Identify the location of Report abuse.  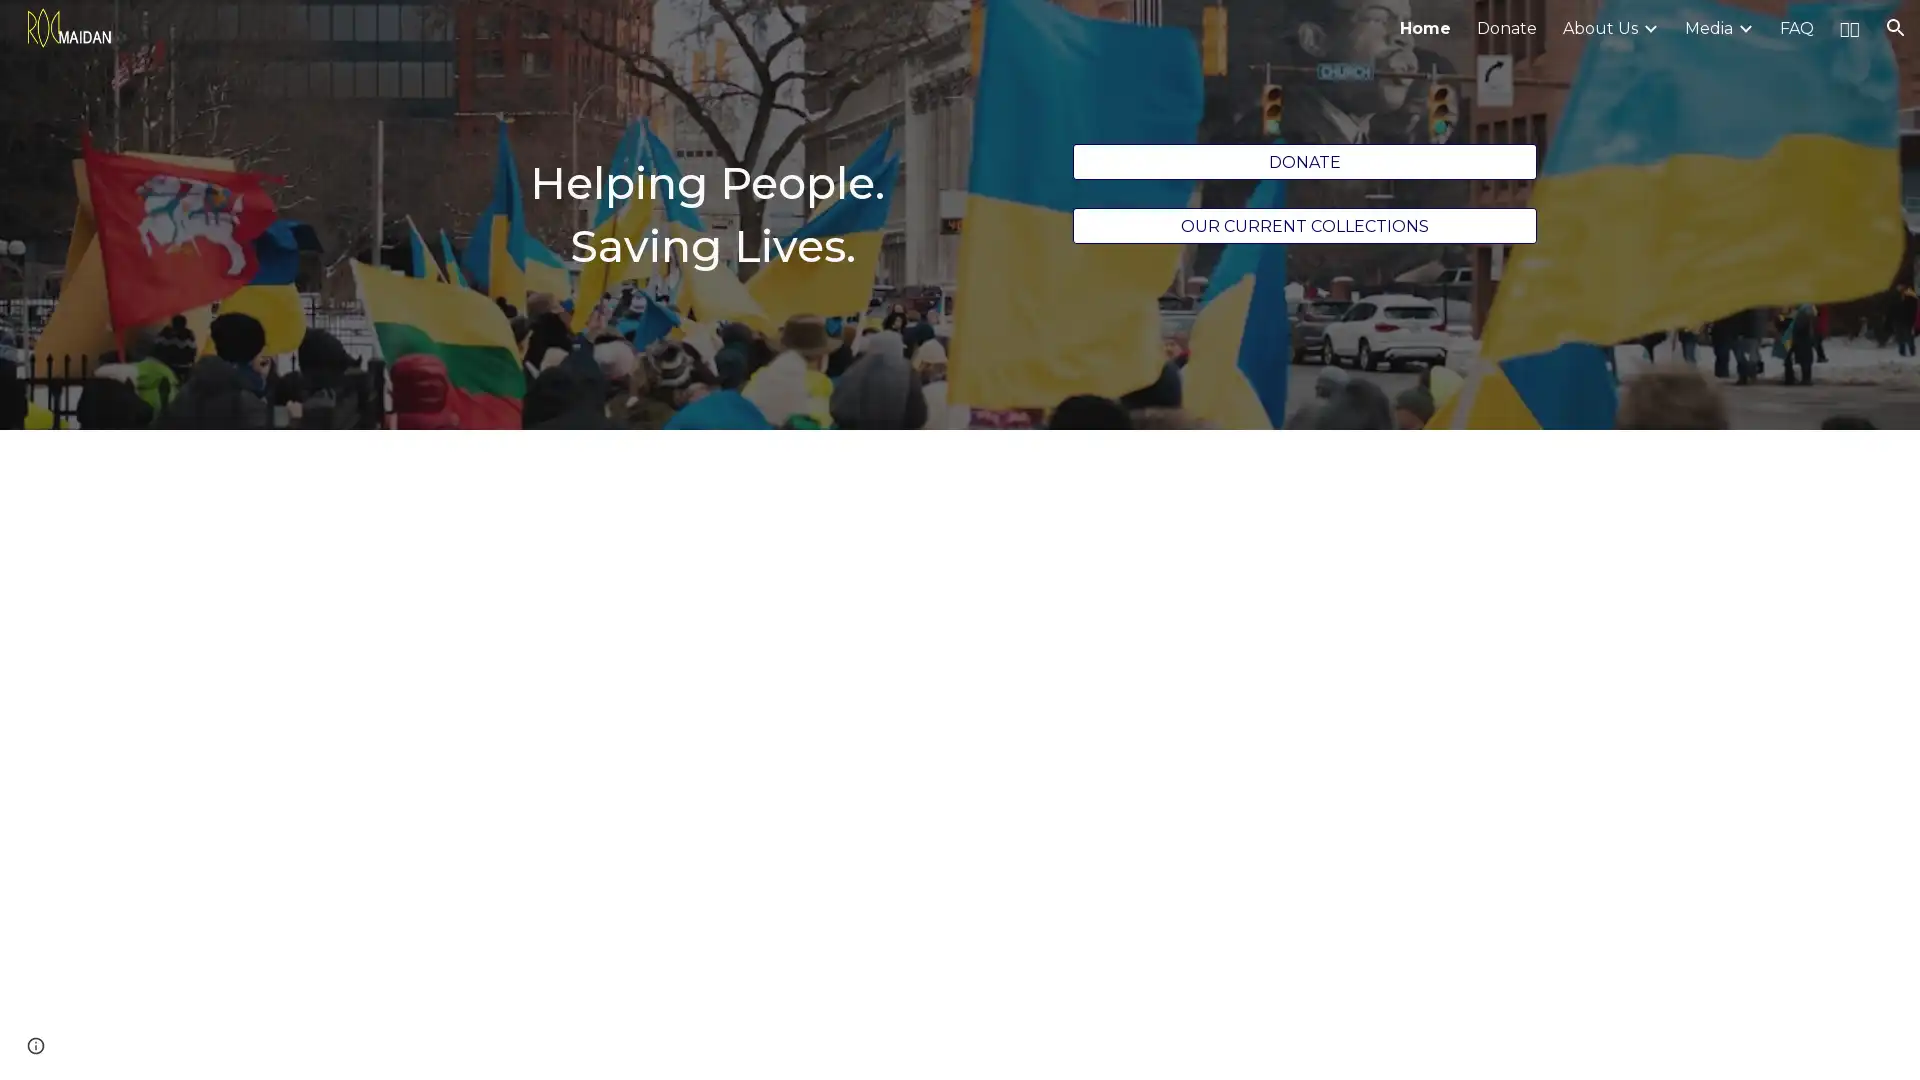
(240, 1044).